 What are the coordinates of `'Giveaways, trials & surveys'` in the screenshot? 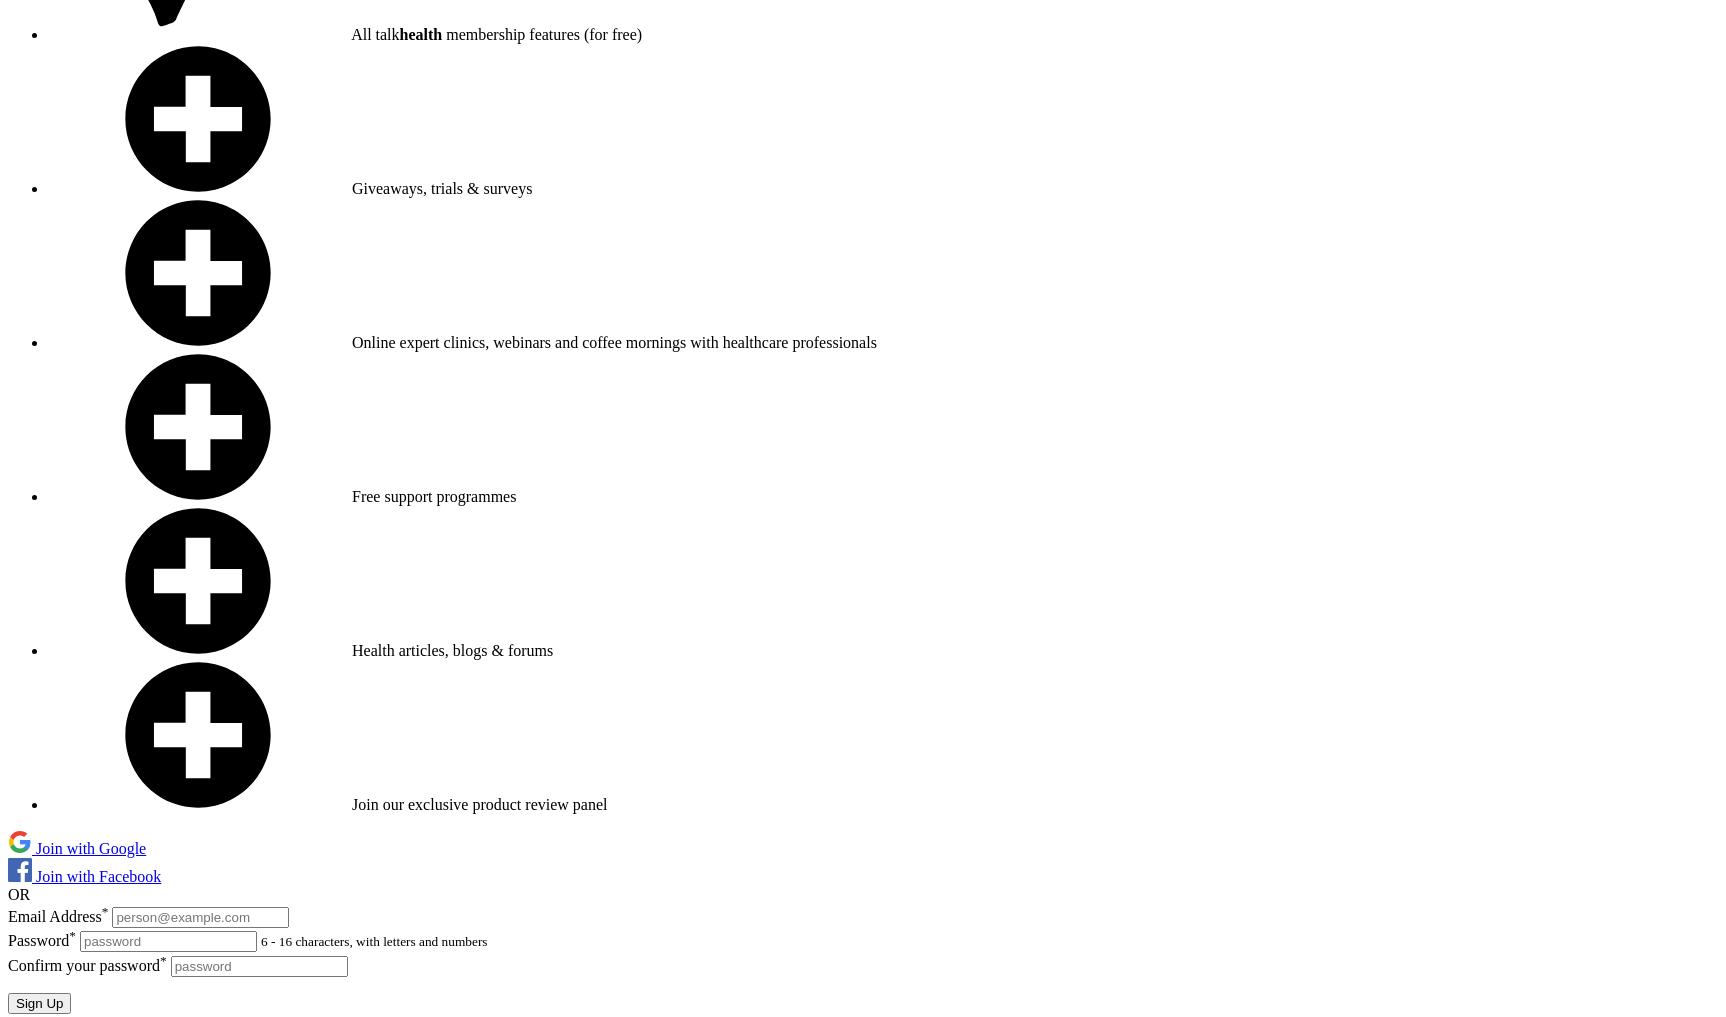 It's located at (441, 187).